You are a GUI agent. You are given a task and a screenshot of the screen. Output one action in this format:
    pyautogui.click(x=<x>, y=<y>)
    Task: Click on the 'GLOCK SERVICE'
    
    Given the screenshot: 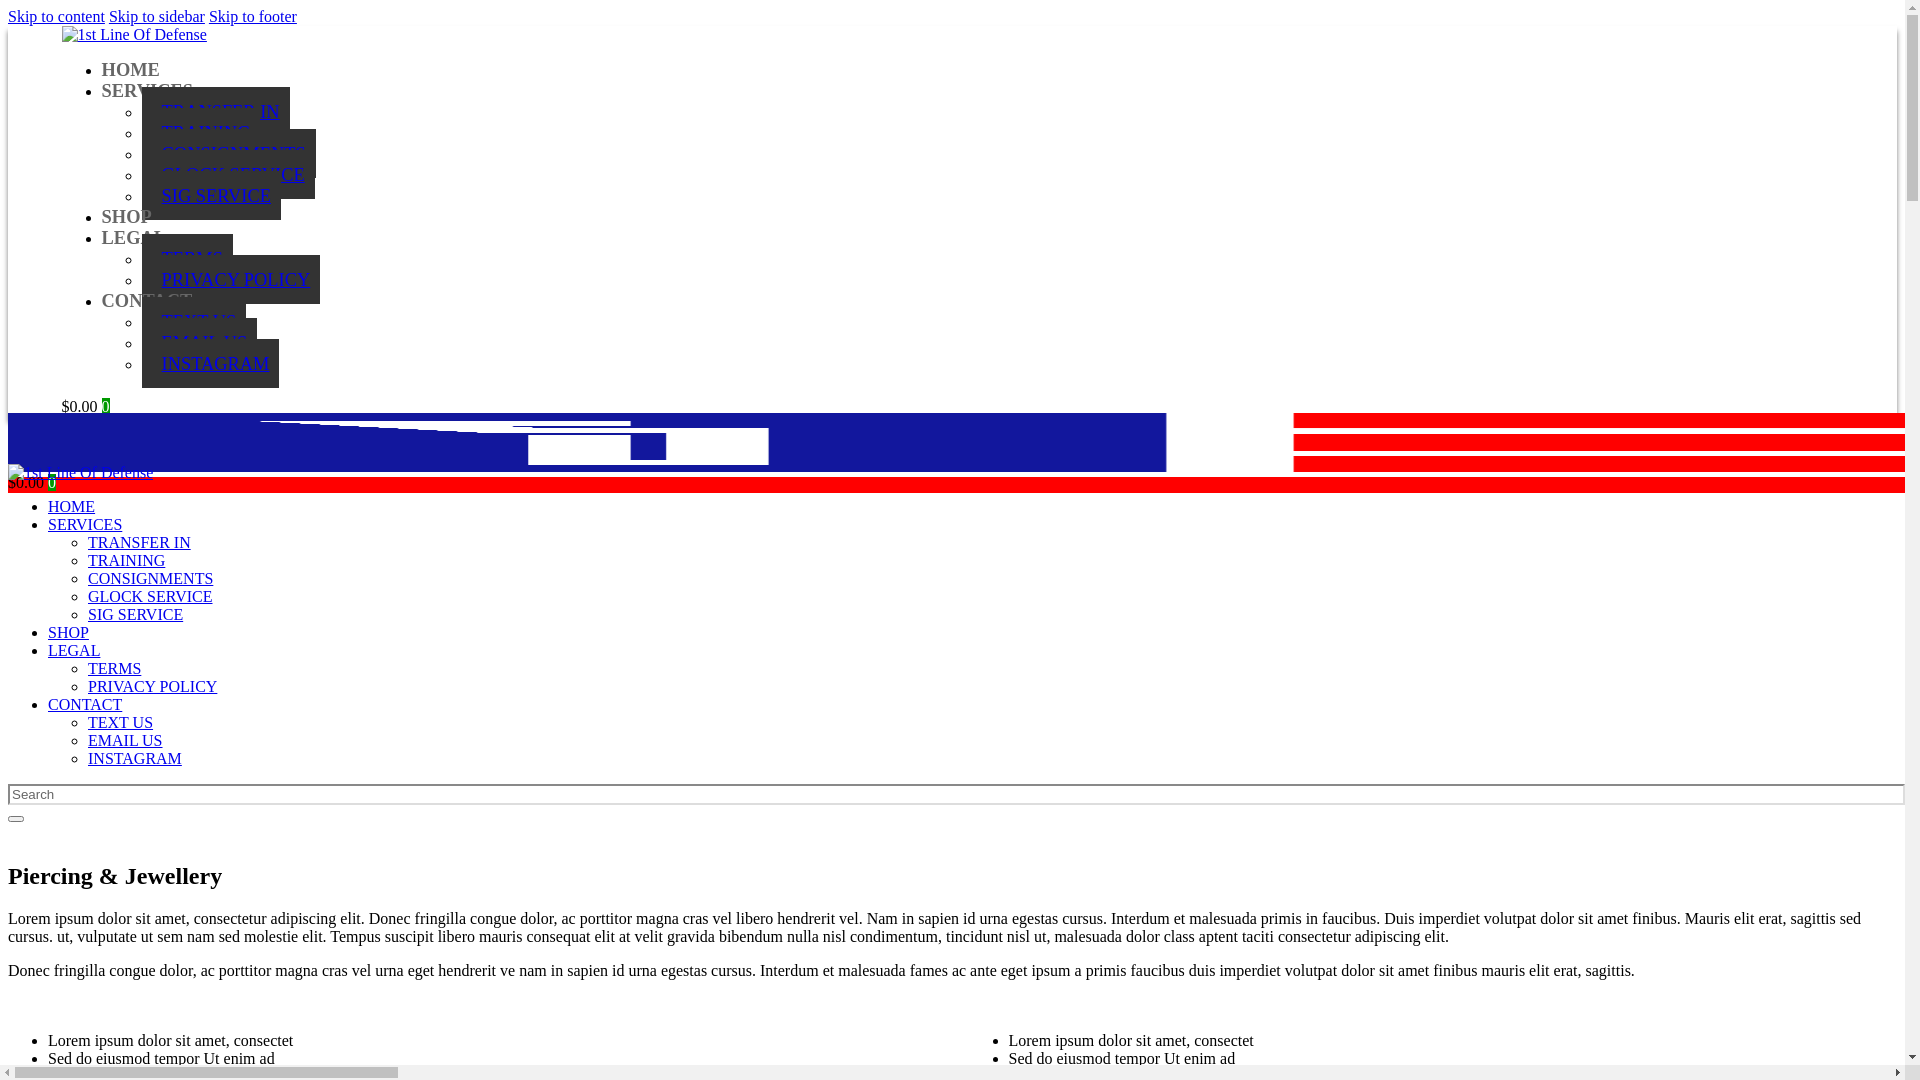 What is the action you would take?
    pyautogui.click(x=149, y=595)
    